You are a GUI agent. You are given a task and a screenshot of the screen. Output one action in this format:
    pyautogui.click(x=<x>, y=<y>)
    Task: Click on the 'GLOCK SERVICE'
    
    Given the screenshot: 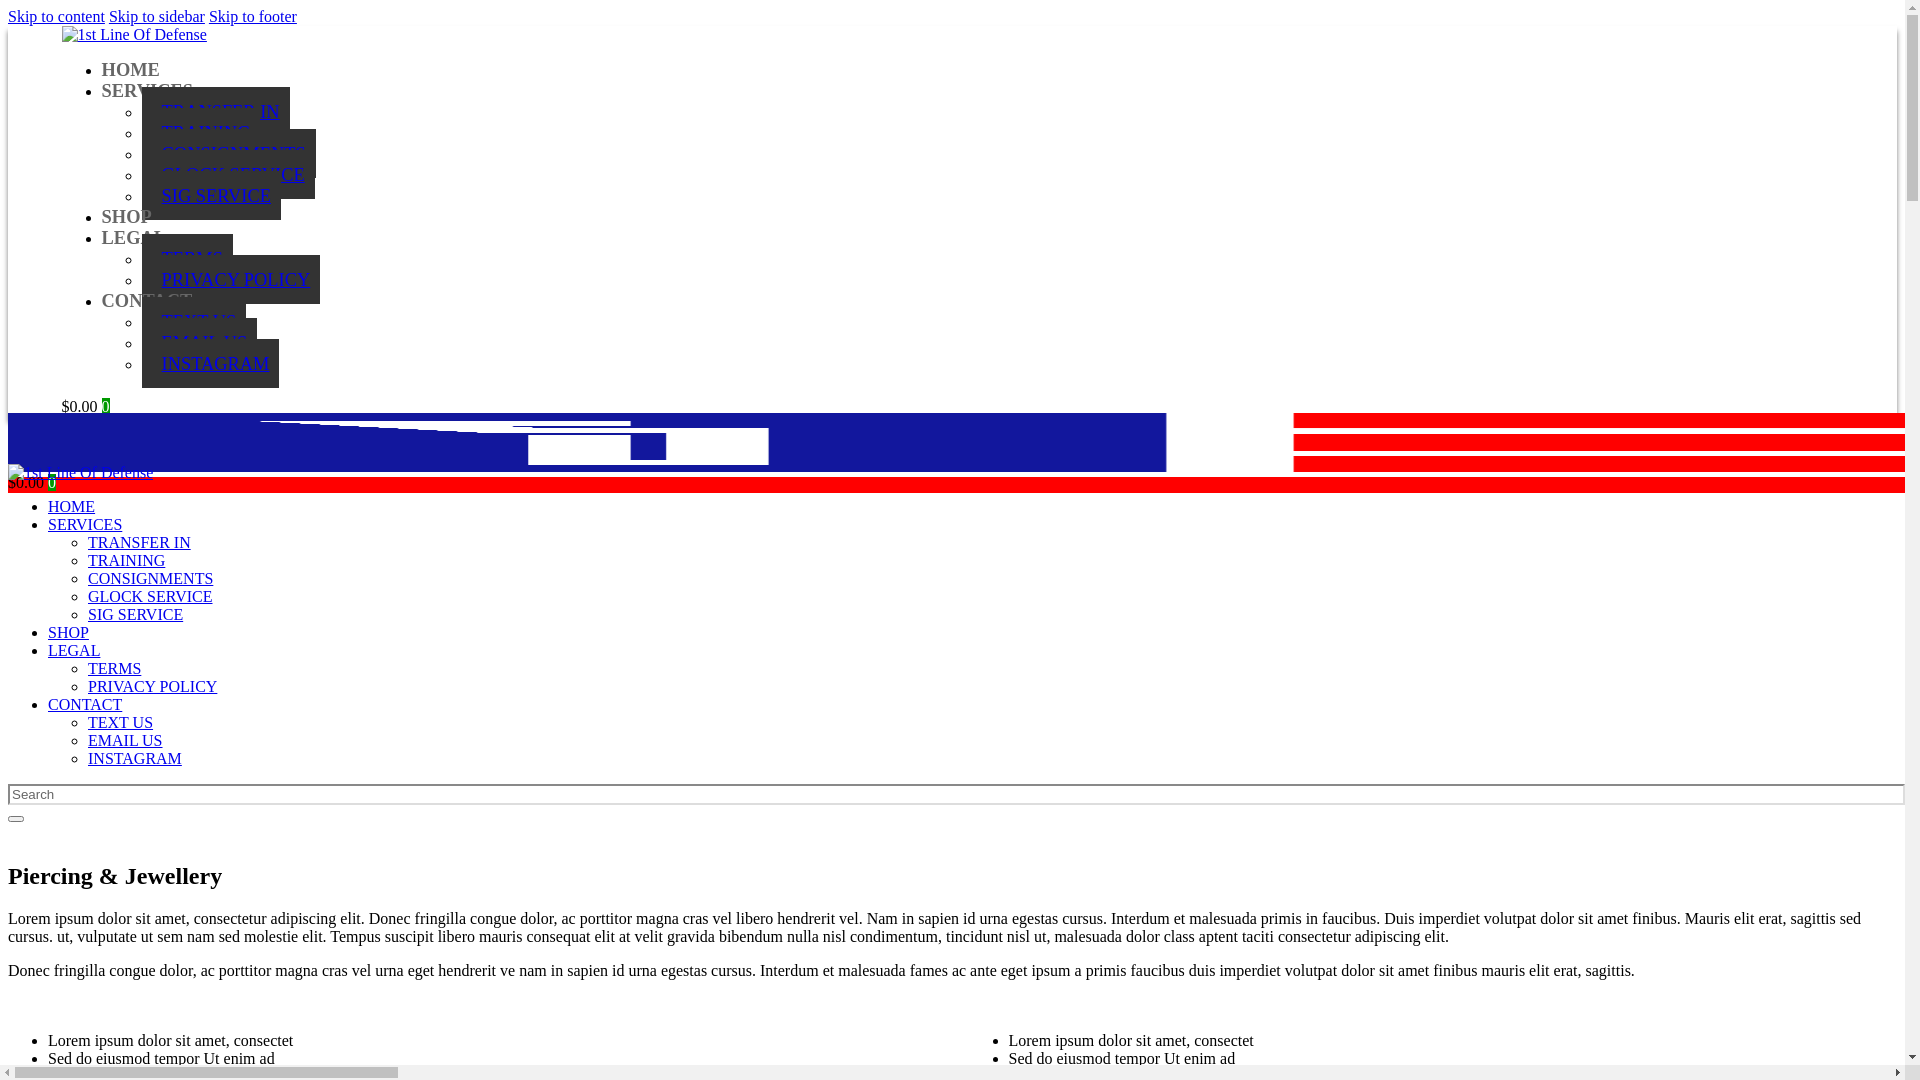 What is the action you would take?
    pyautogui.click(x=149, y=595)
    